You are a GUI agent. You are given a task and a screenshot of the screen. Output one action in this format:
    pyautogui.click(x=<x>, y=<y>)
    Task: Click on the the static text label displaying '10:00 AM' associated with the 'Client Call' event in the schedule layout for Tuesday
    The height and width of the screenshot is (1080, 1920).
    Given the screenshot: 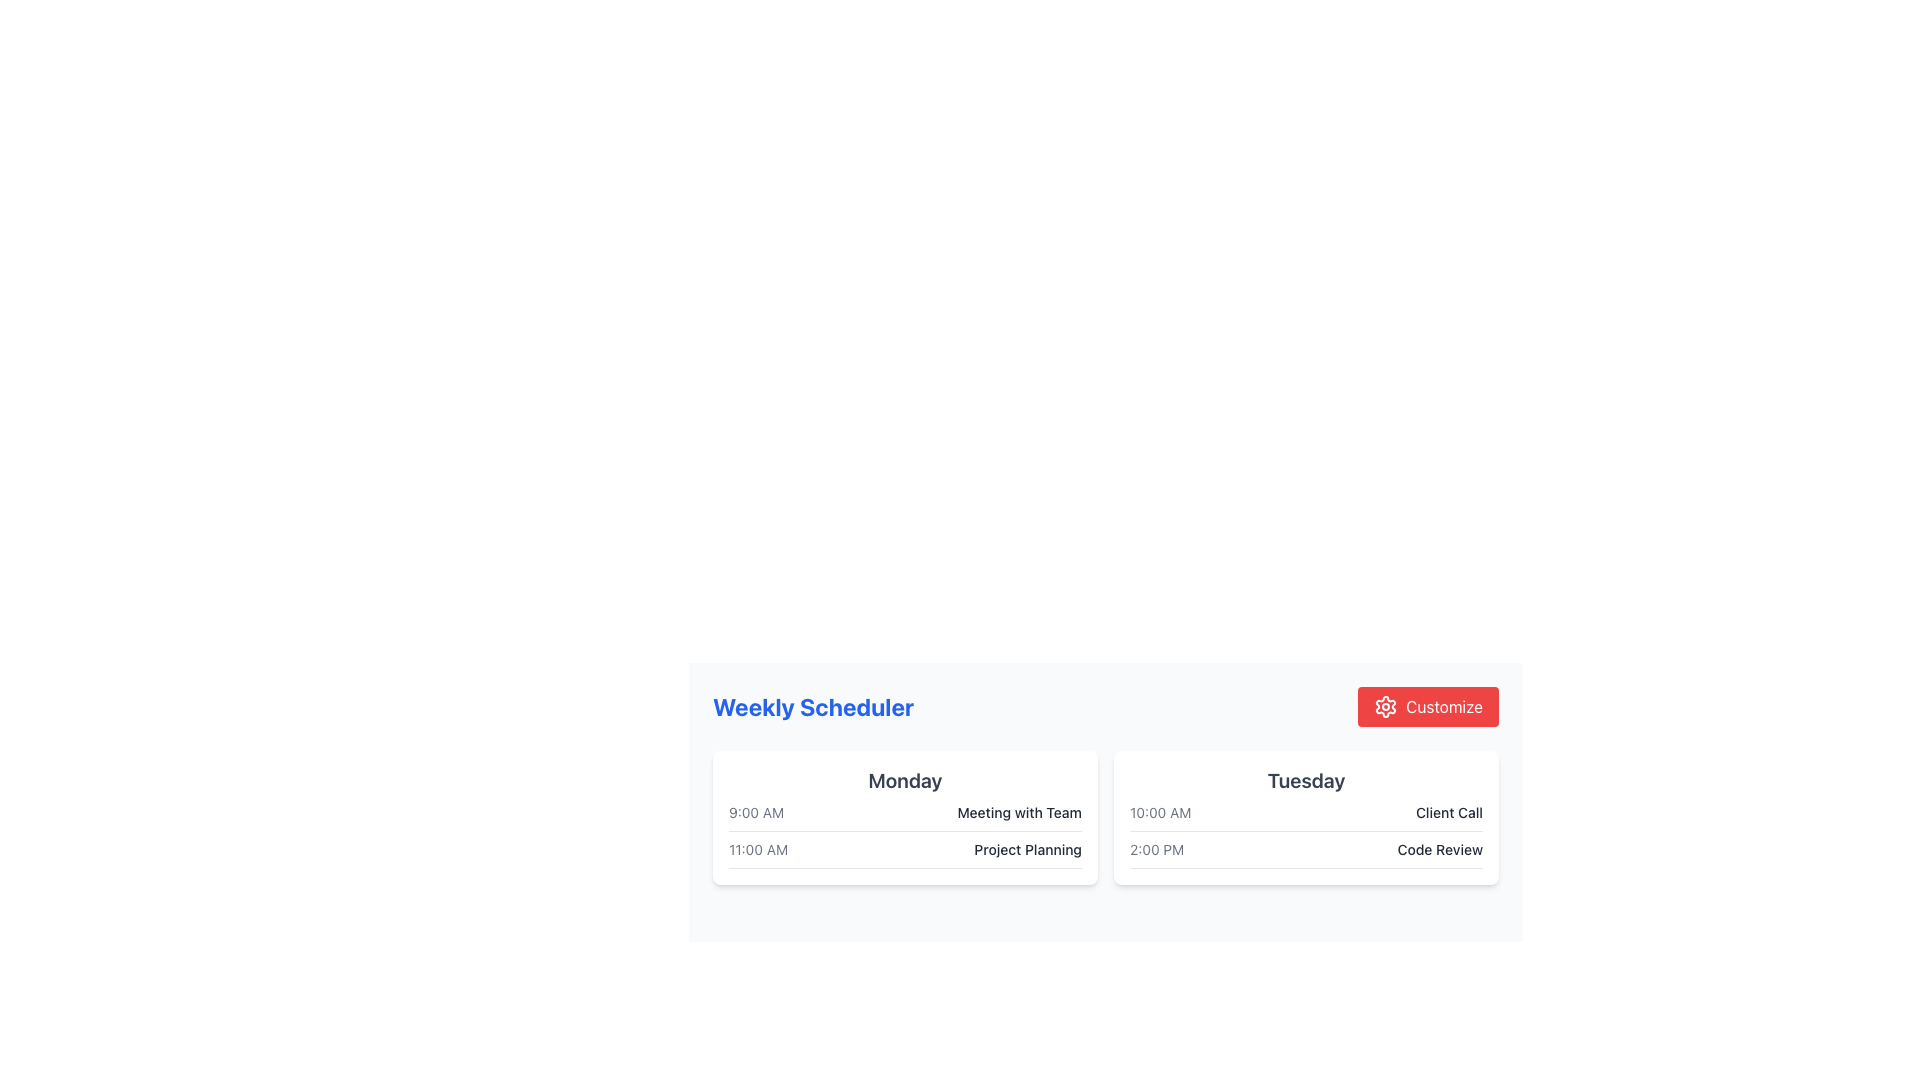 What is the action you would take?
    pyautogui.click(x=1160, y=813)
    